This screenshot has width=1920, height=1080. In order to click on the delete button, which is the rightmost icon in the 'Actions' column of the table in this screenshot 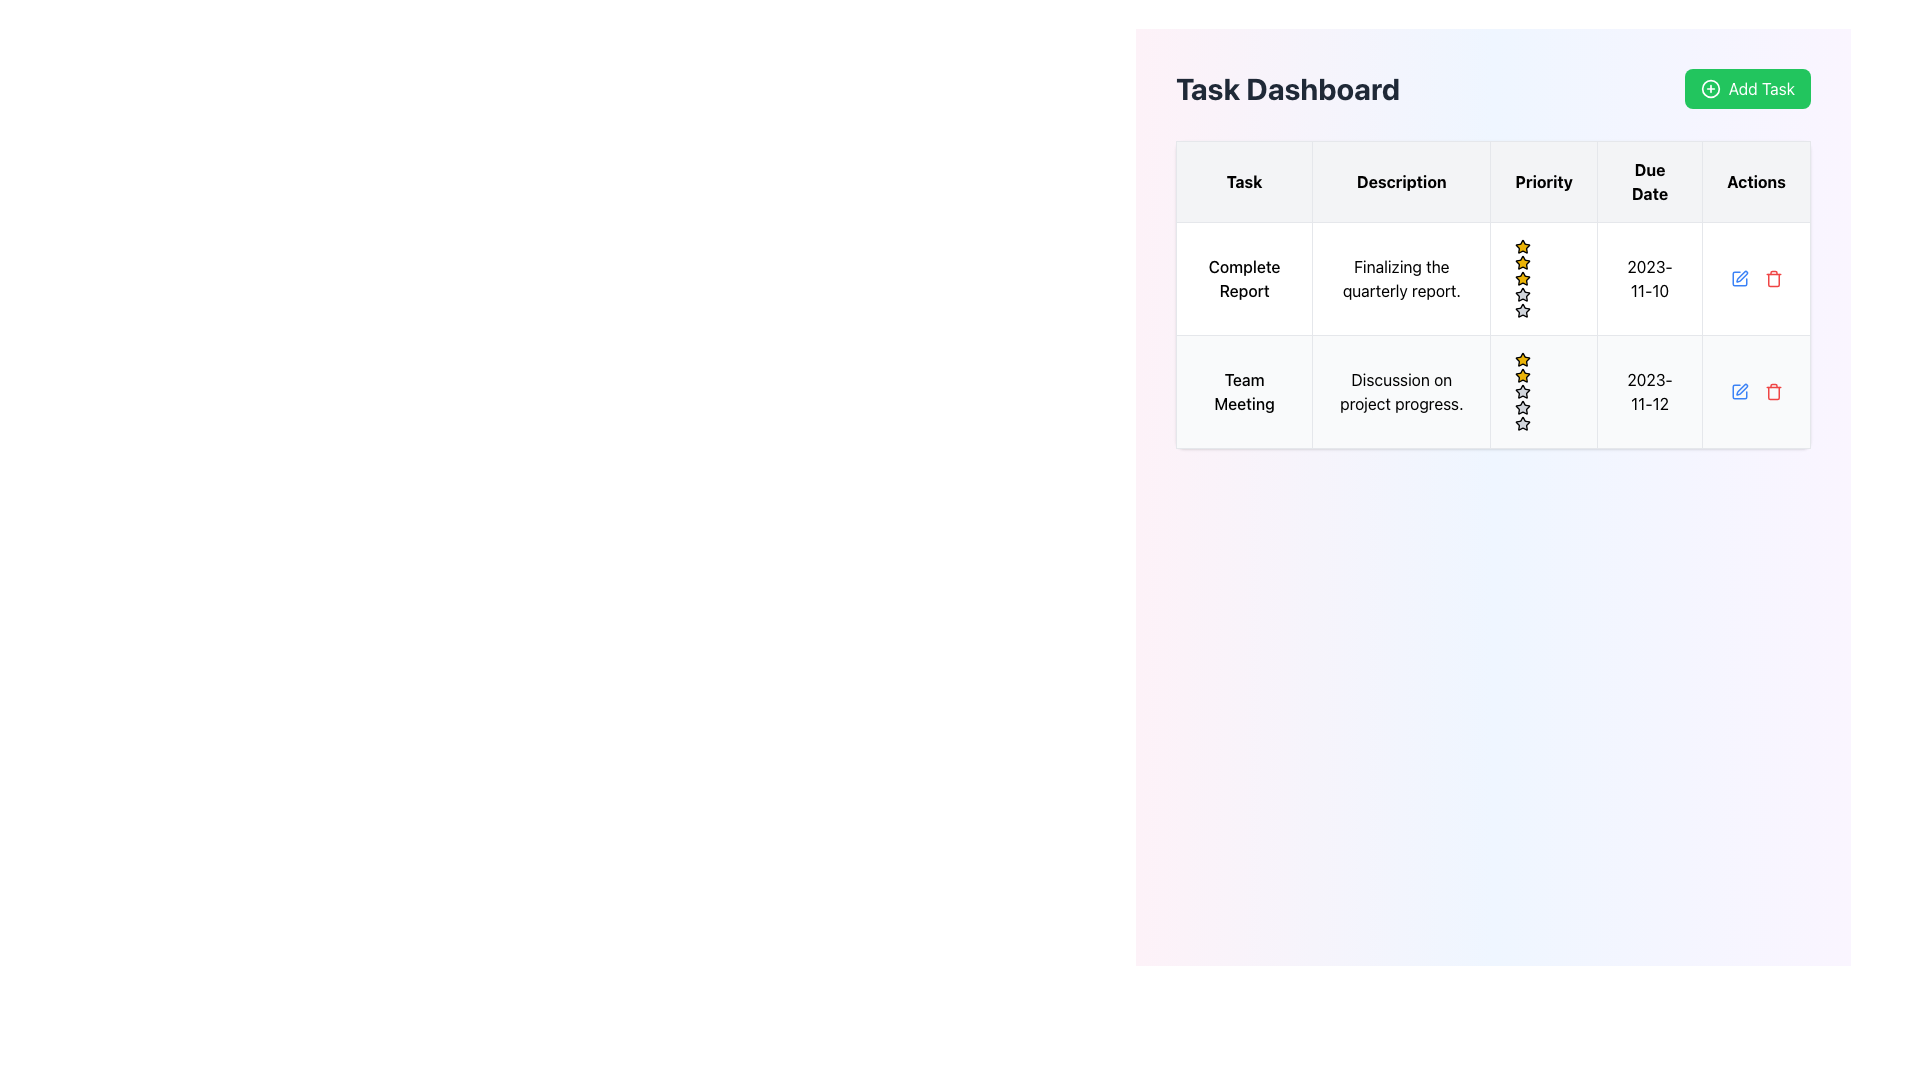, I will do `click(1773, 278)`.